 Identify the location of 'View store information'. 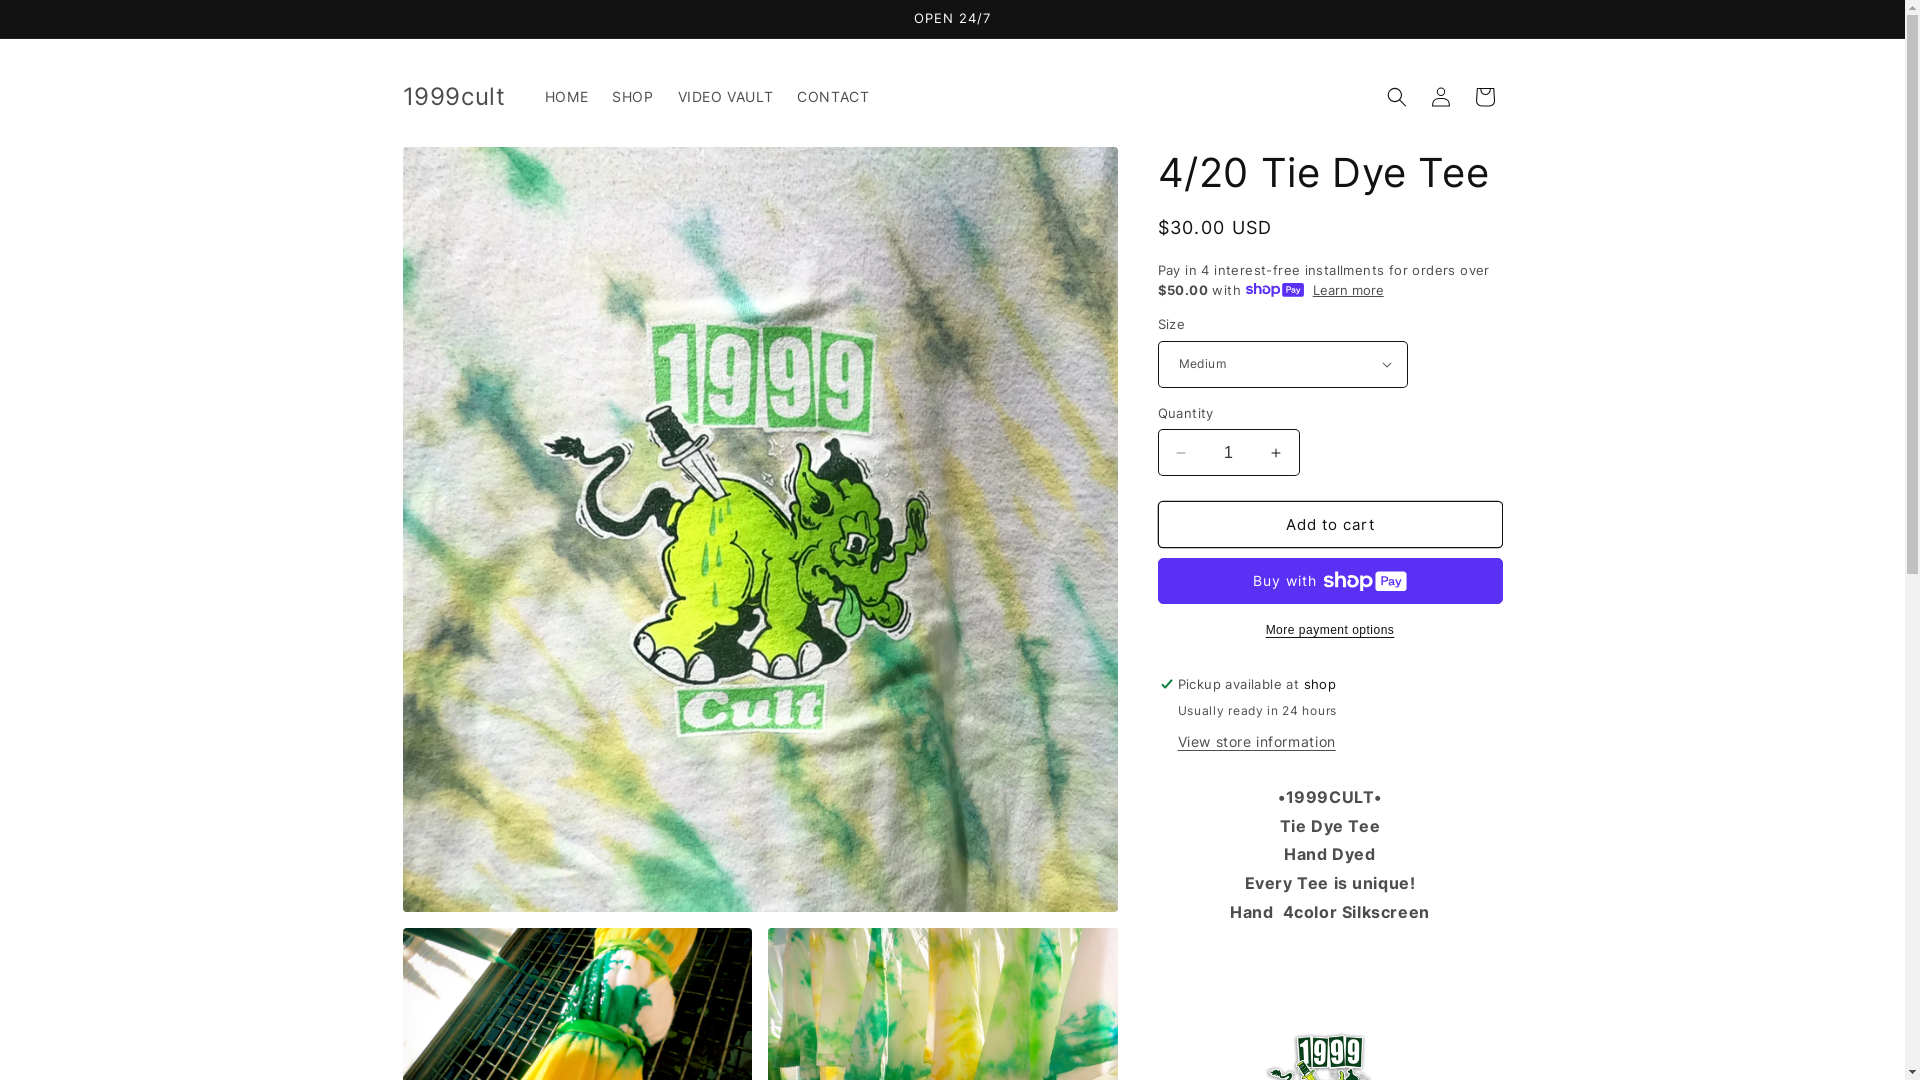
(1256, 742).